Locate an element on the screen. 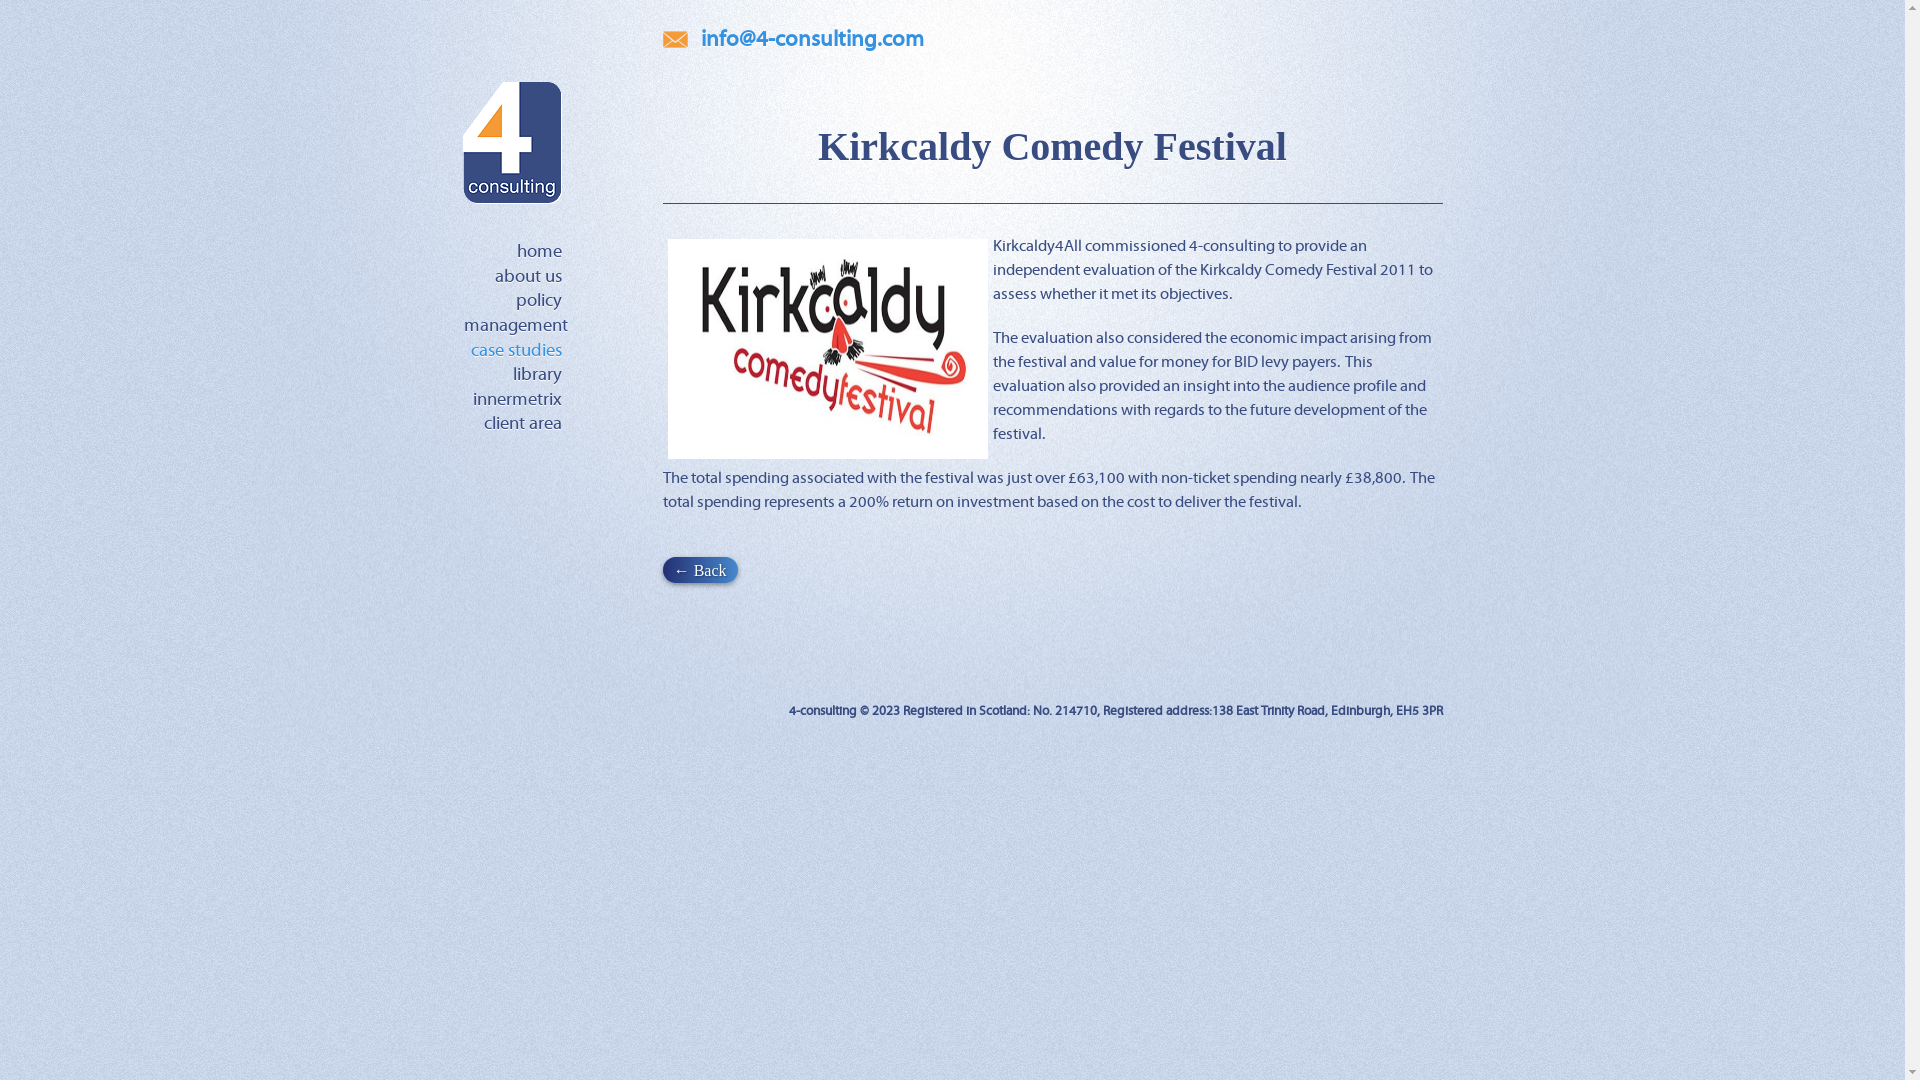  'innermetrix' is located at coordinates (516, 400).